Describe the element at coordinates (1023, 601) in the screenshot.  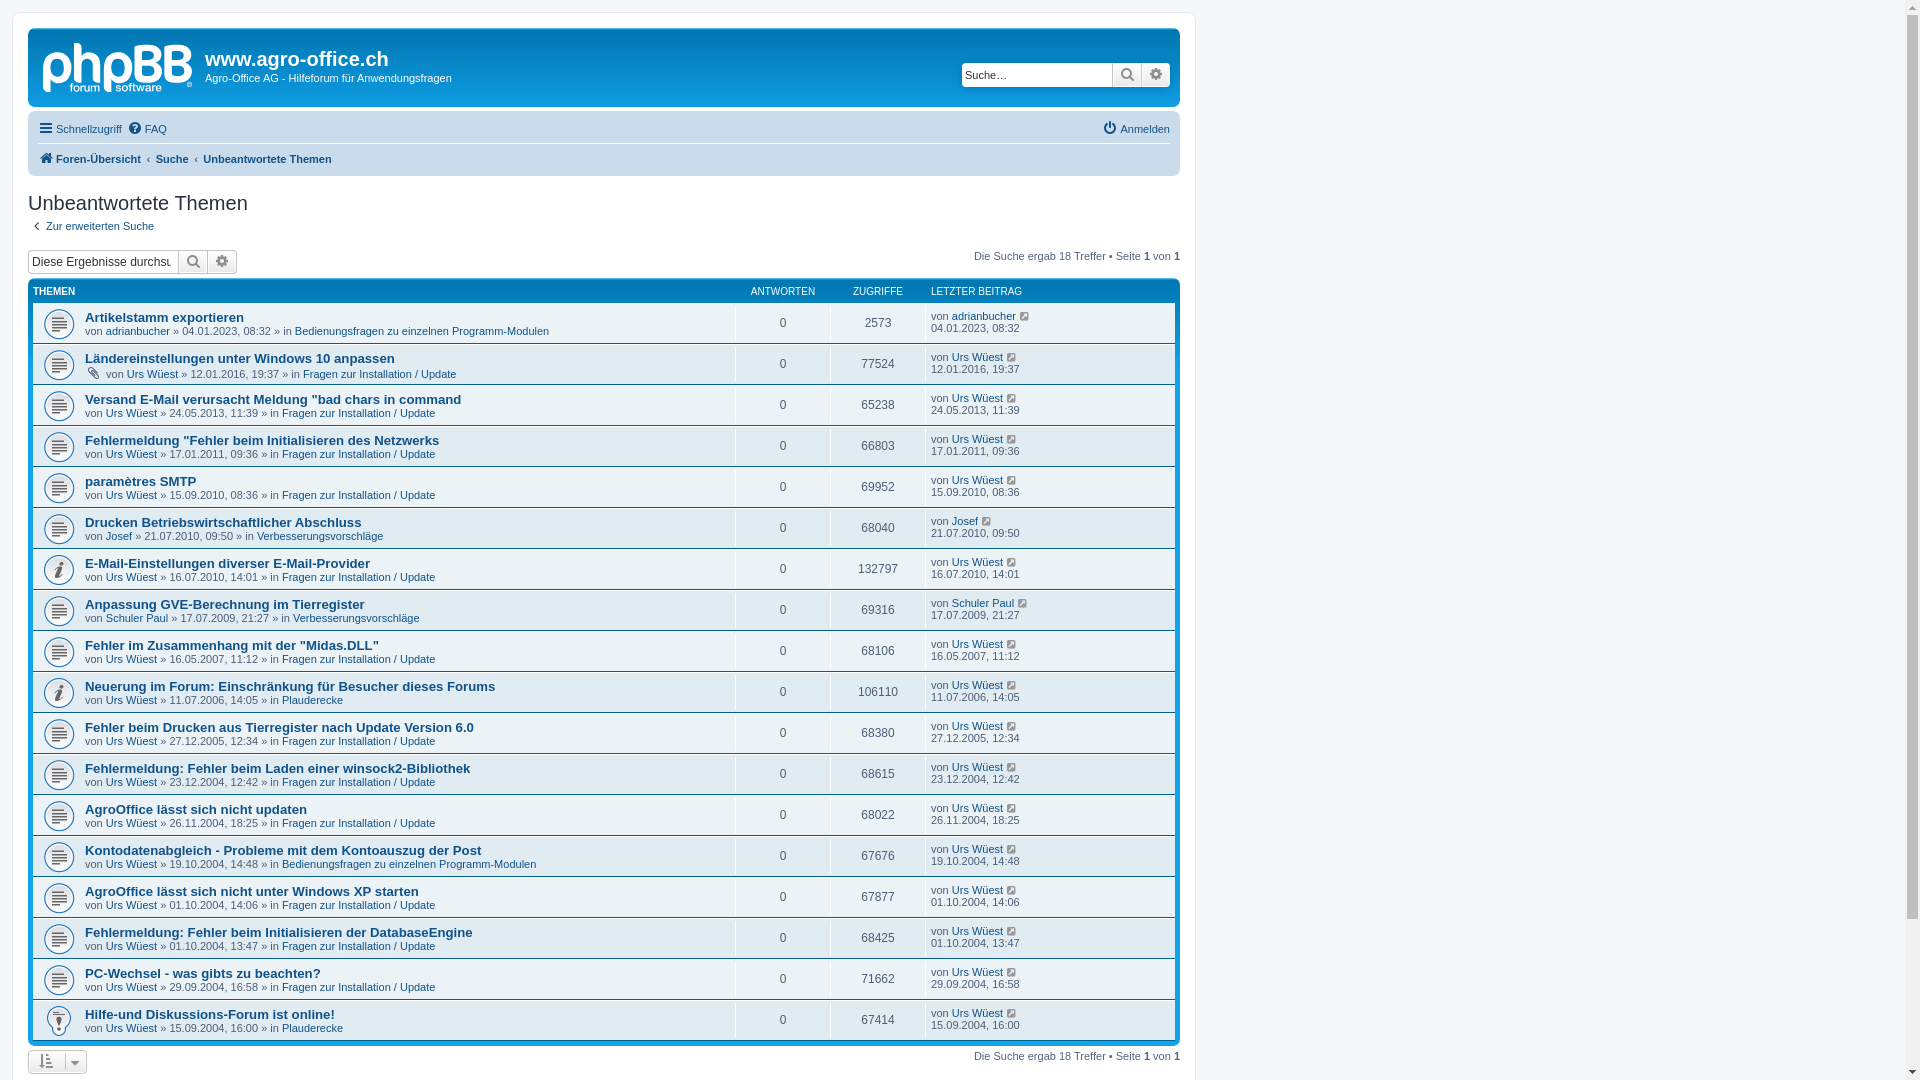
I see `'Gehe zum letzten Beitrag'` at that location.